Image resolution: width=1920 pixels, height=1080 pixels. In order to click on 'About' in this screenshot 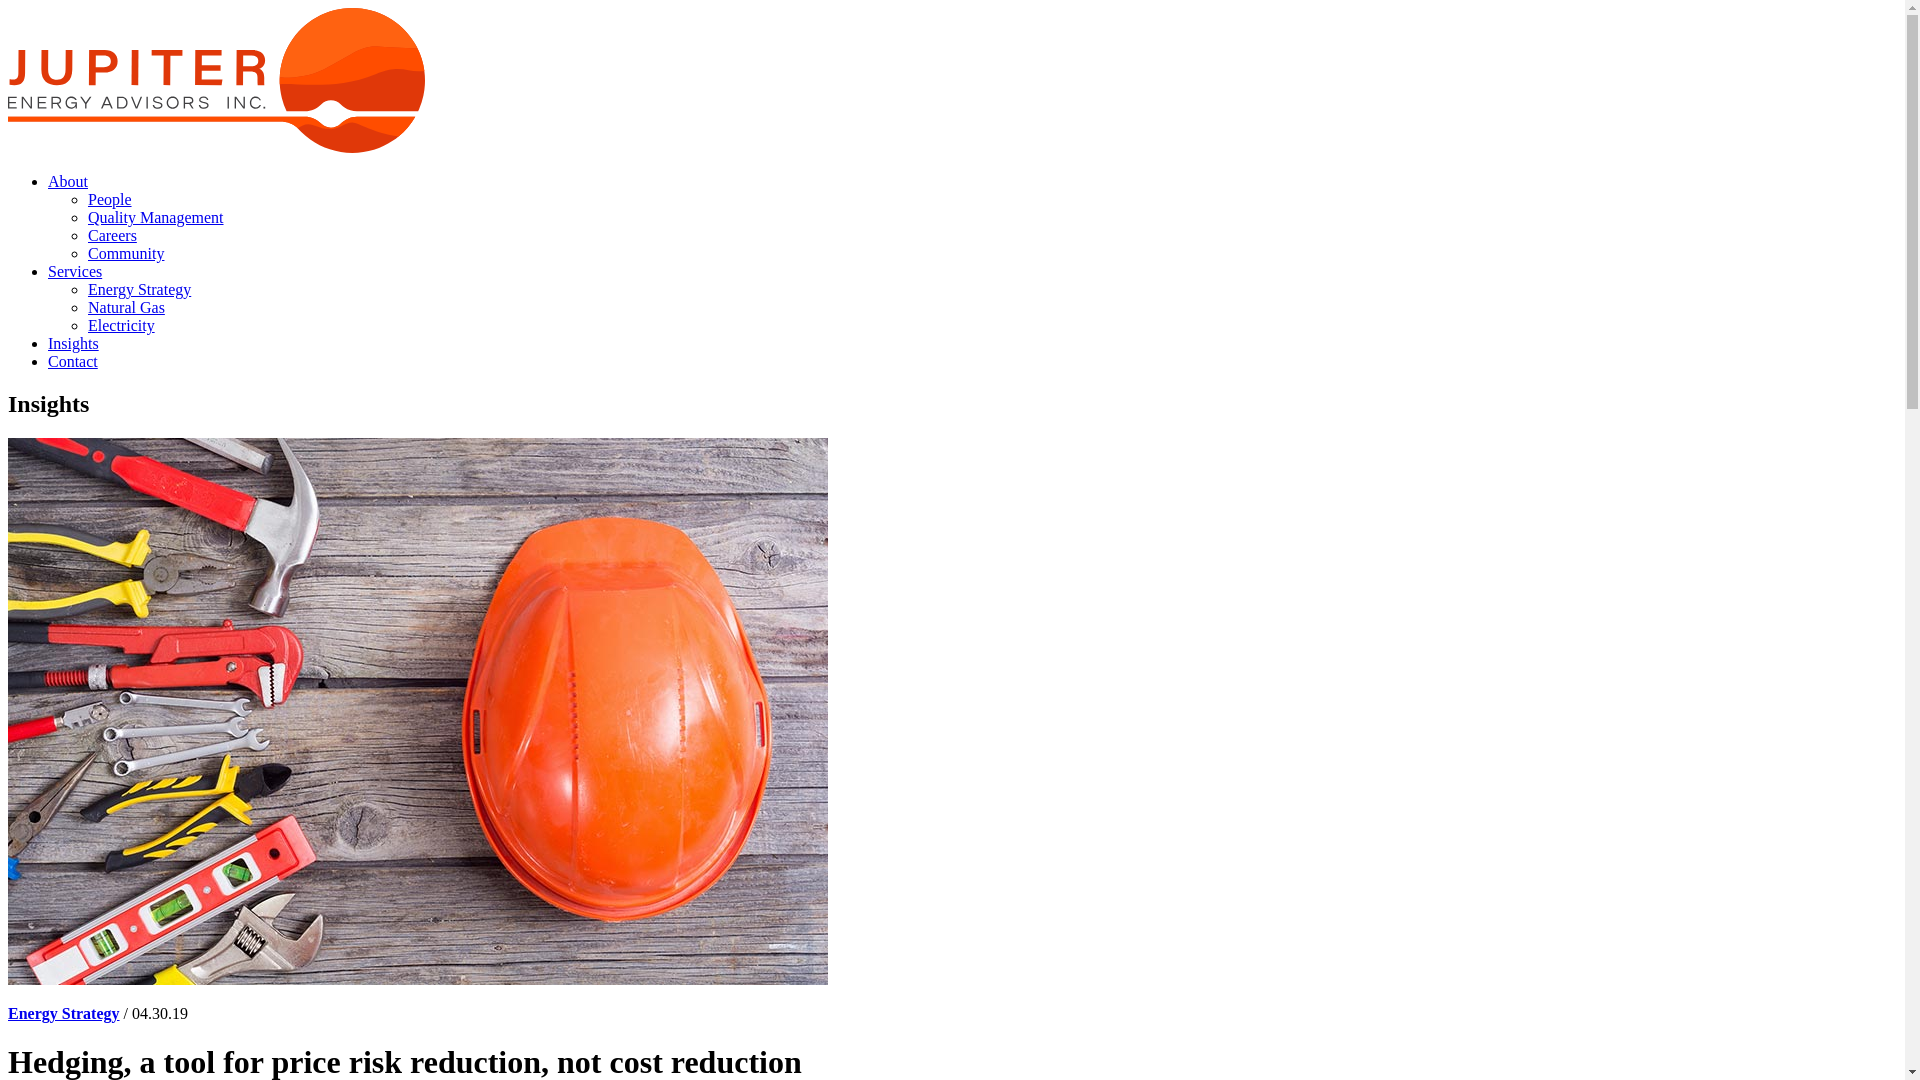, I will do `click(67, 181)`.